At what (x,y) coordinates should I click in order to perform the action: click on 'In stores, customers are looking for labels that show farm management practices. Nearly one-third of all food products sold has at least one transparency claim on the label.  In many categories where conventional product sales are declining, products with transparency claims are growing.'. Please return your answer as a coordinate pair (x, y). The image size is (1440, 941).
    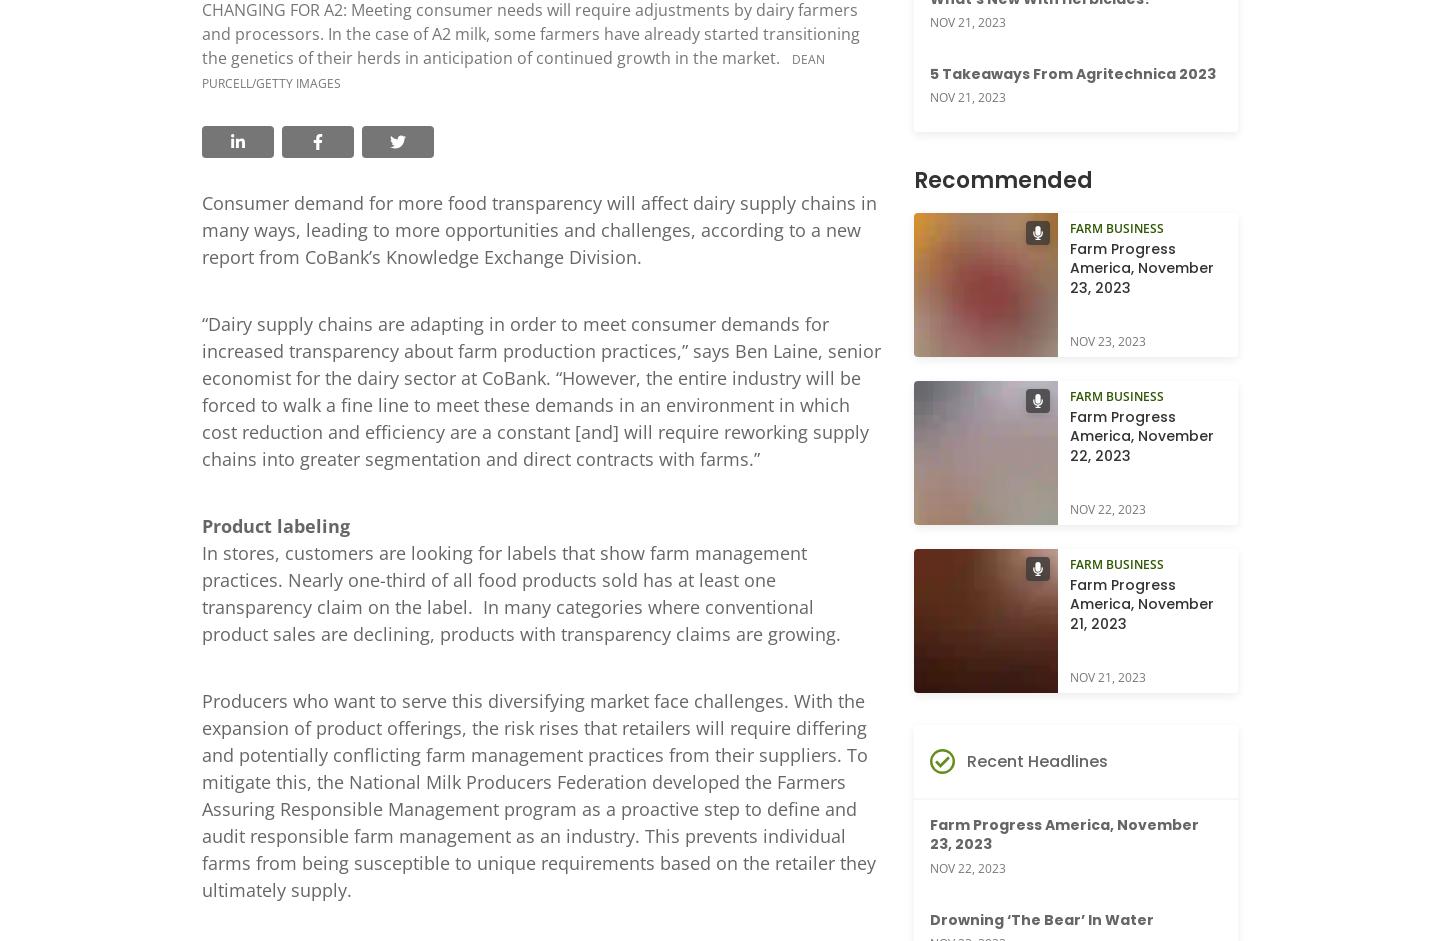
    Looking at the image, I should click on (202, 591).